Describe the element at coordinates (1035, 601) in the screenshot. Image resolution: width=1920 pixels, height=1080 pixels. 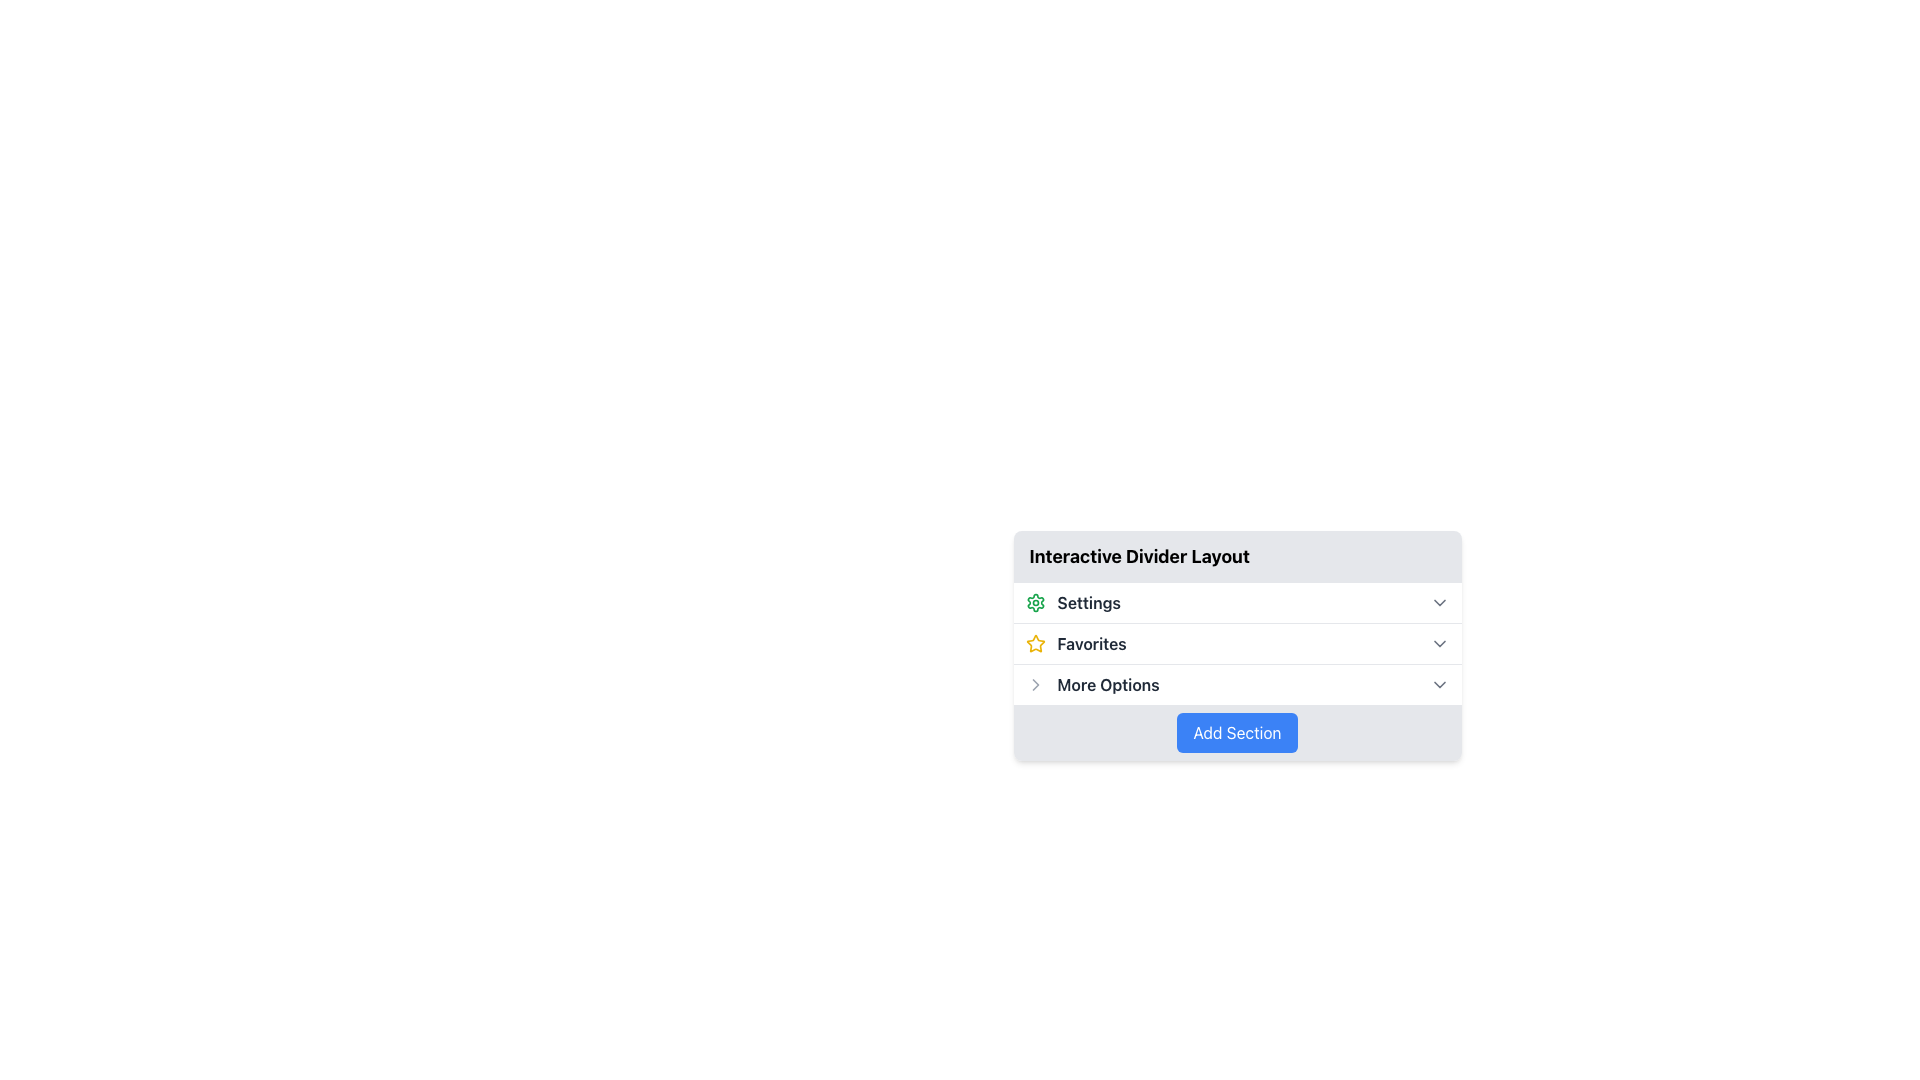
I see `the green gear icon representing settings, which is positioned to the left of the label 'Settings' in the settings dropdown list` at that location.